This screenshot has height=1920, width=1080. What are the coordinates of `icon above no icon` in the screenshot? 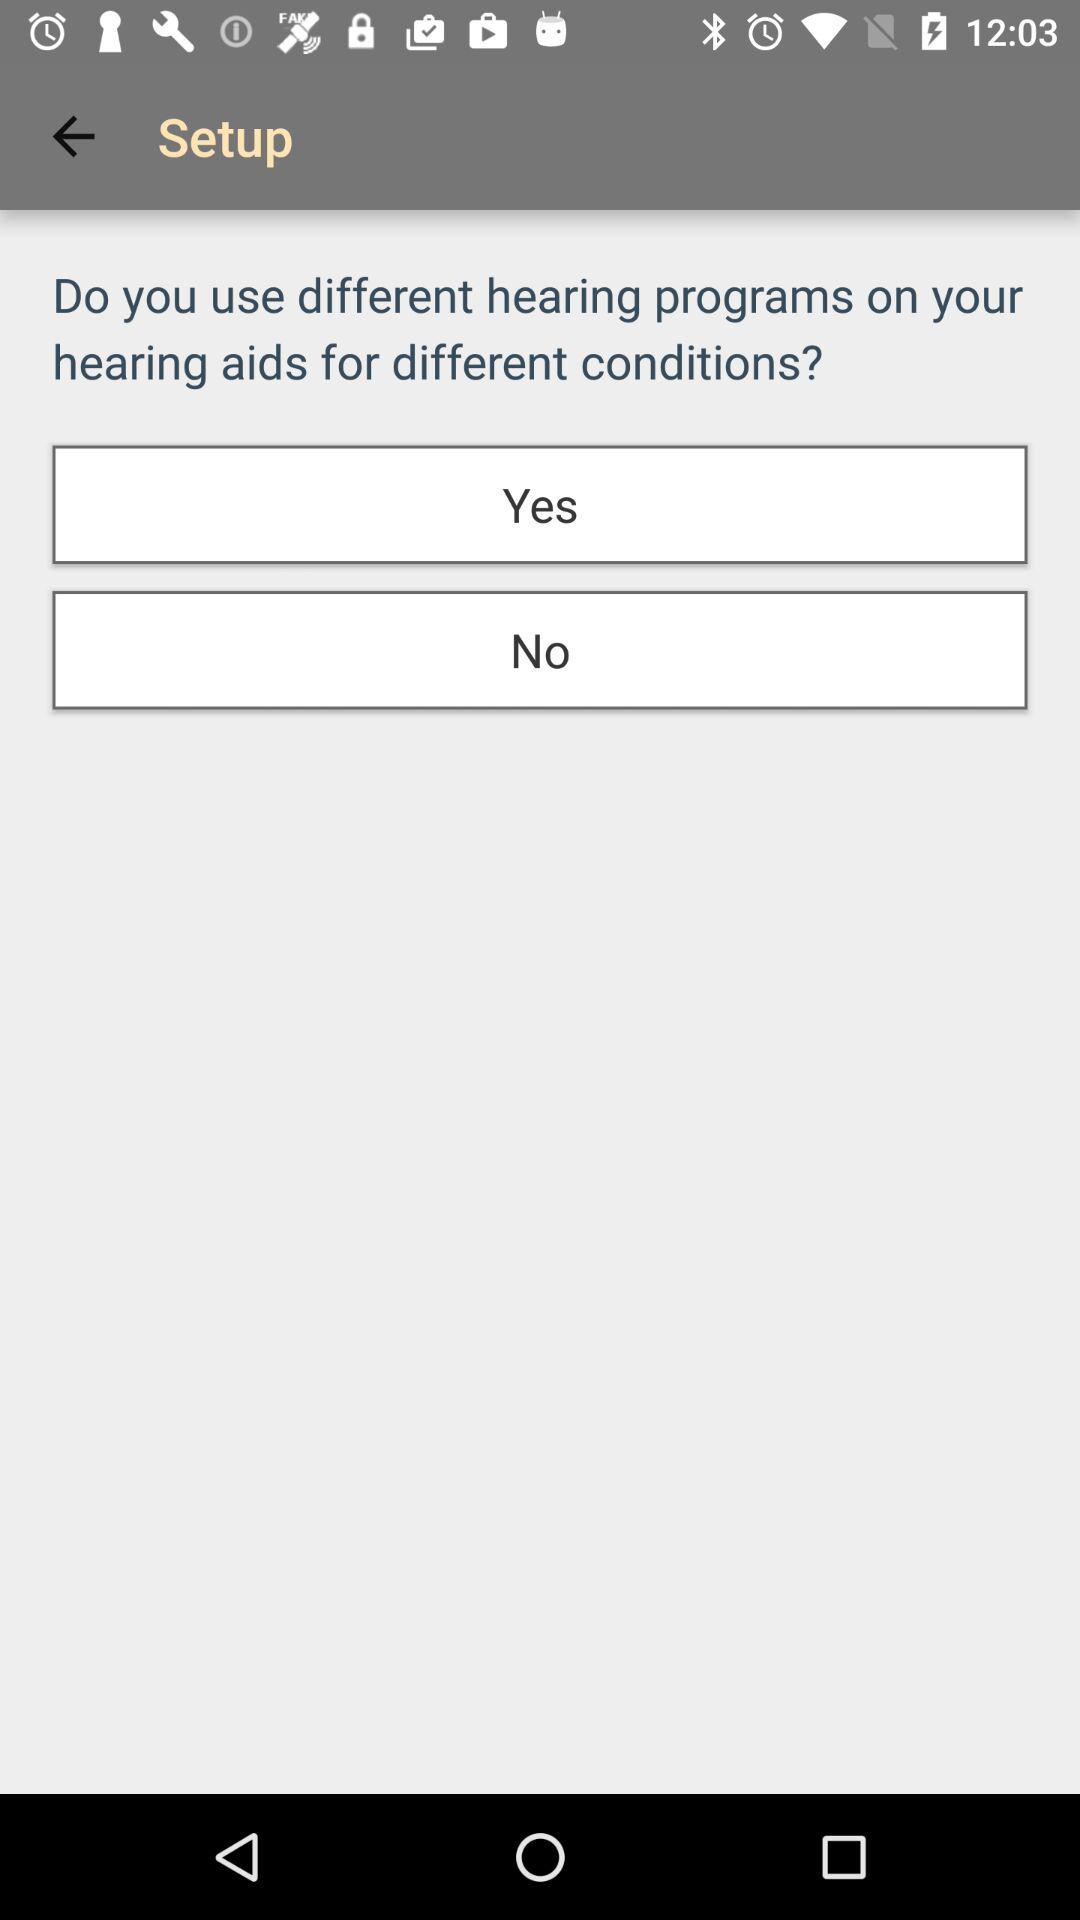 It's located at (540, 504).